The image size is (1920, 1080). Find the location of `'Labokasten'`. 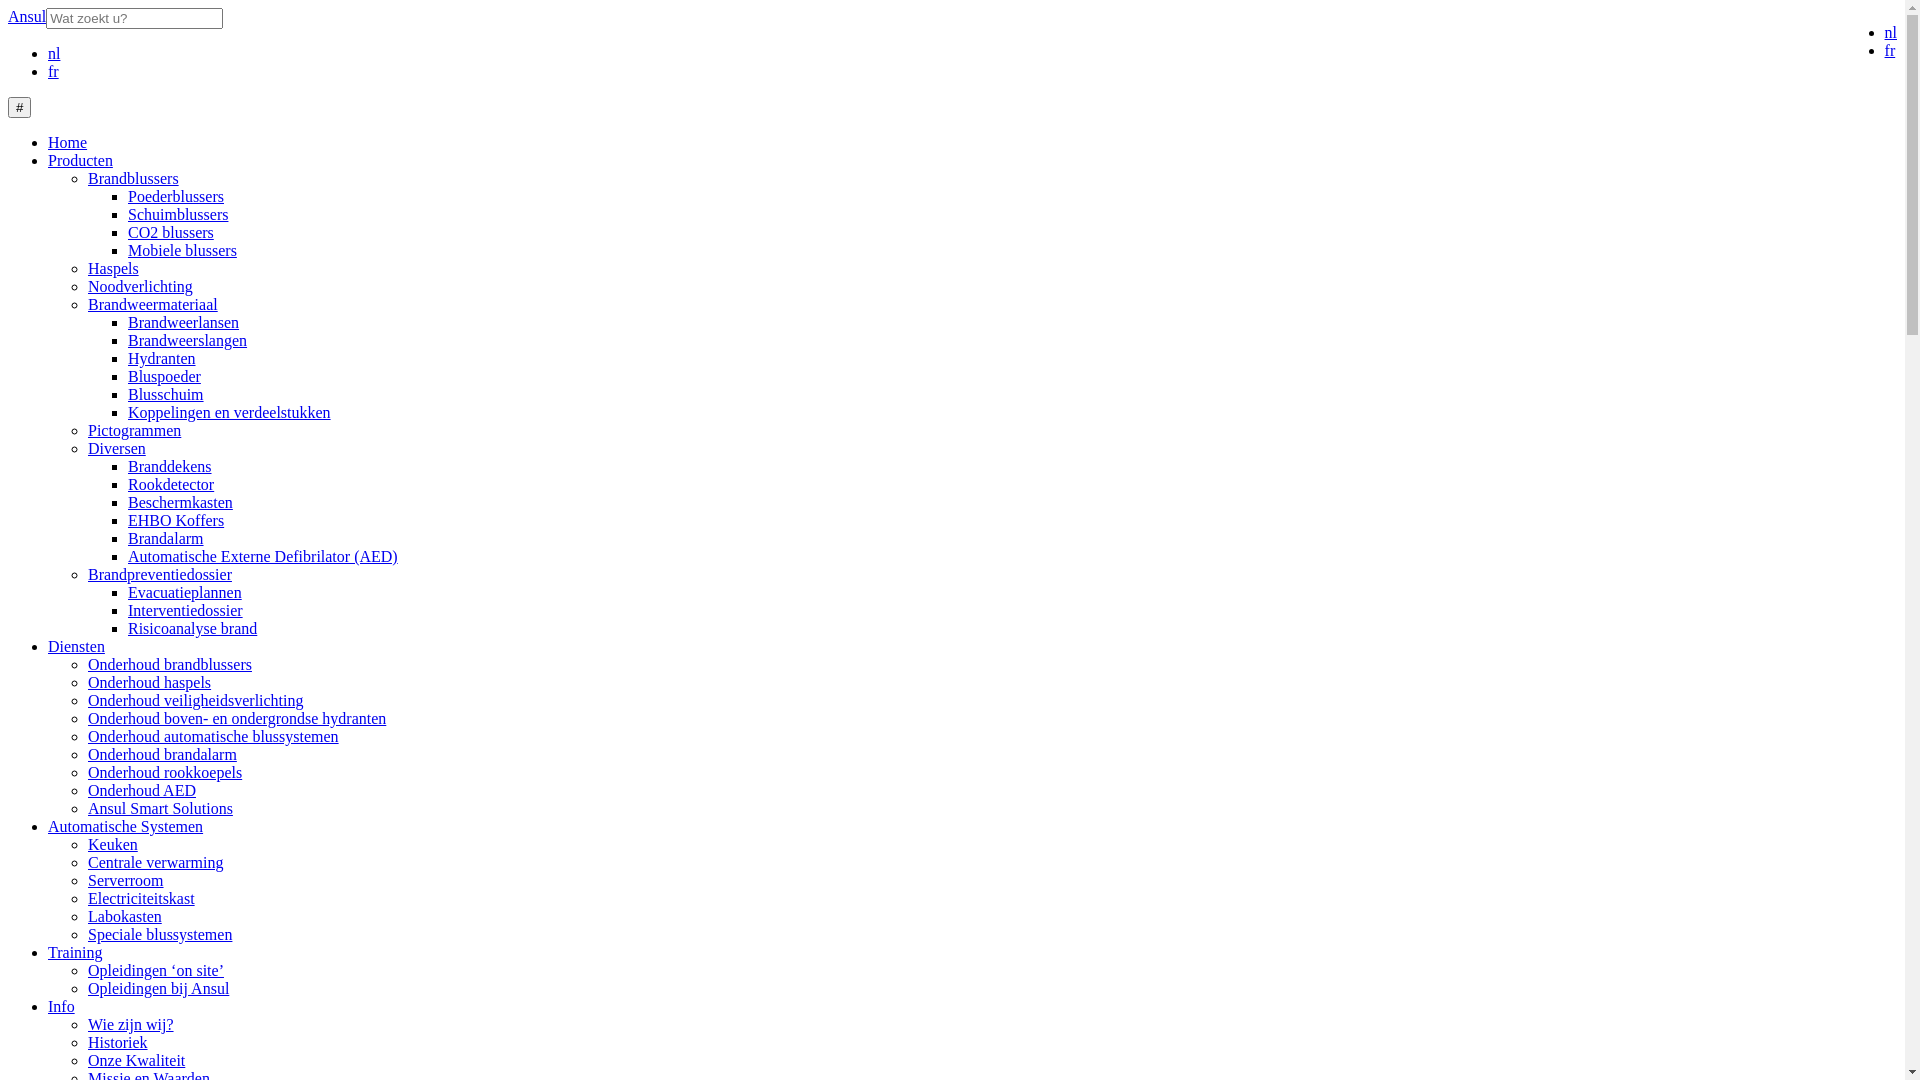

'Labokasten' is located at coordinates (123, 916).